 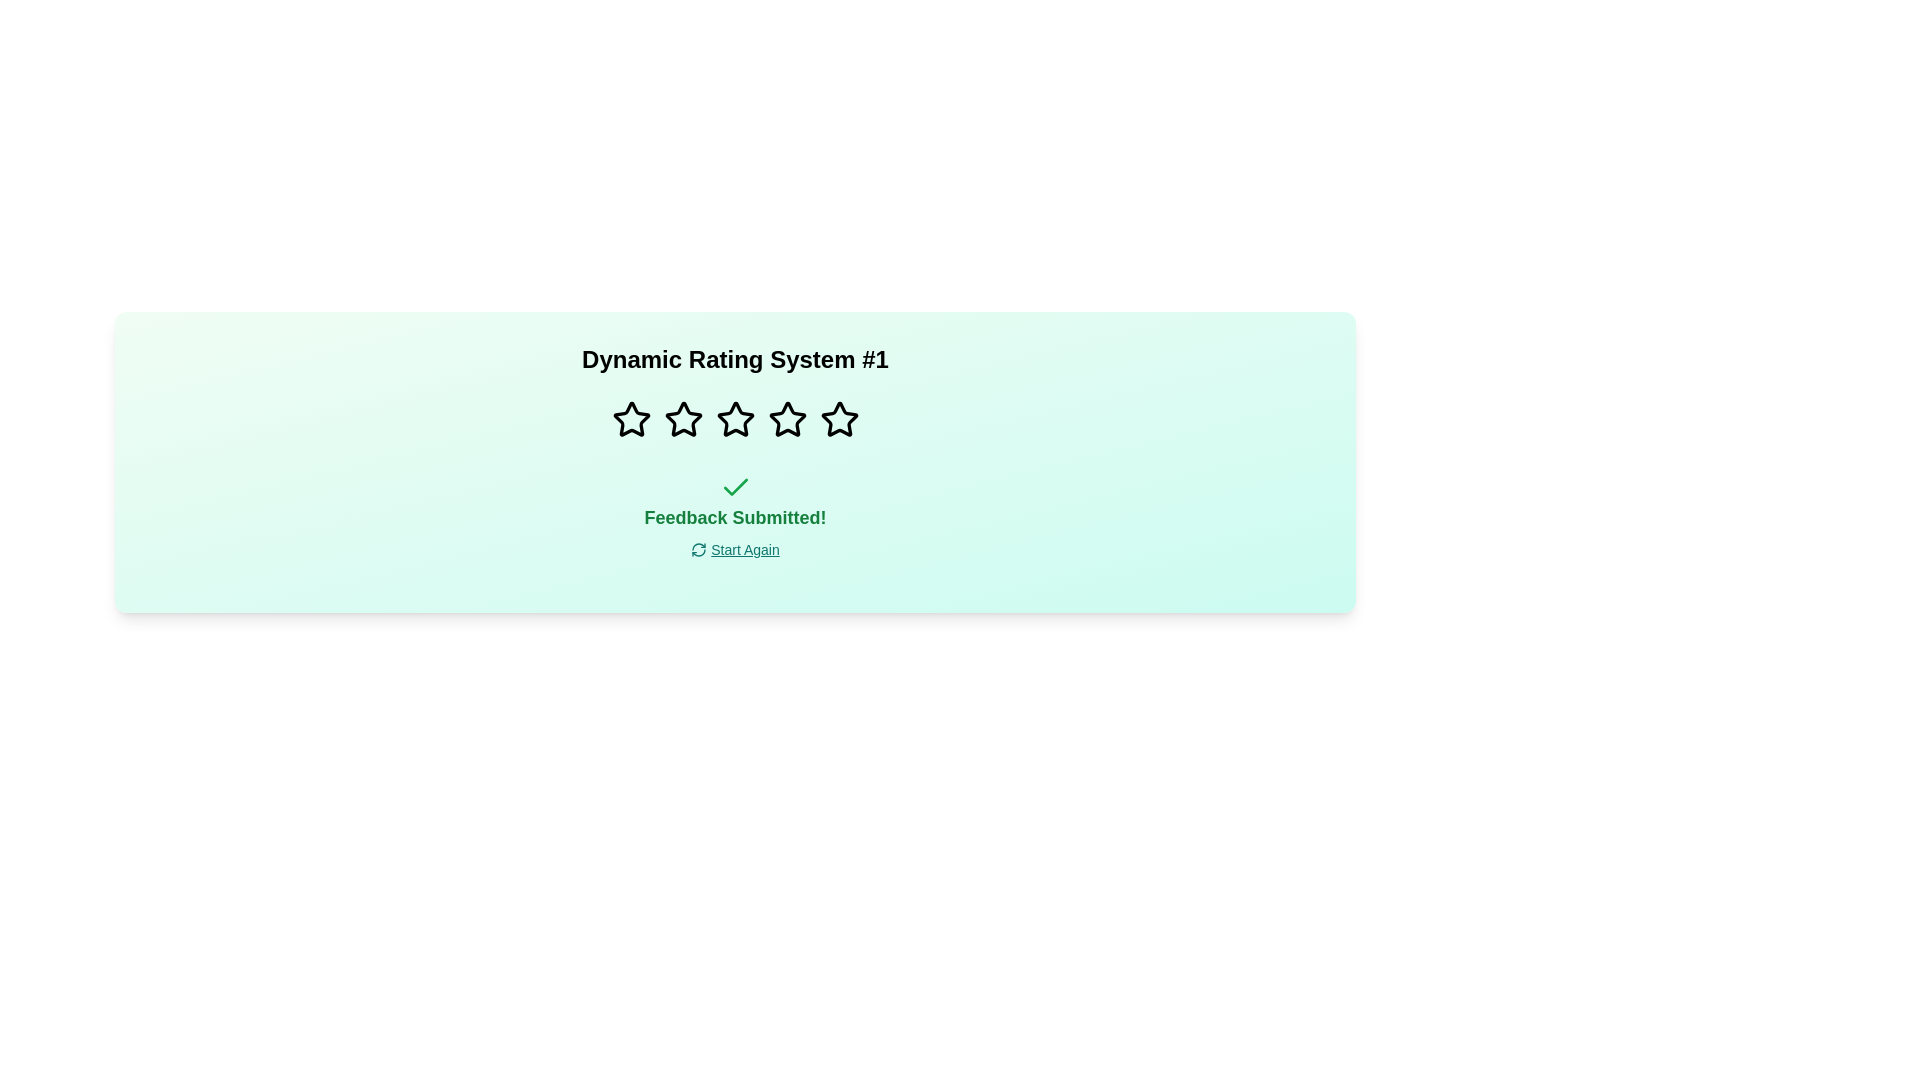 What do you see at coordinates (734, 419) in the screenshot?
I see `the third star icon in the rating input mechanism, which is part of the 'Dynamic Rating System #1' card displaying 'Feedback Submitted'` at bounding box center [734, 419].